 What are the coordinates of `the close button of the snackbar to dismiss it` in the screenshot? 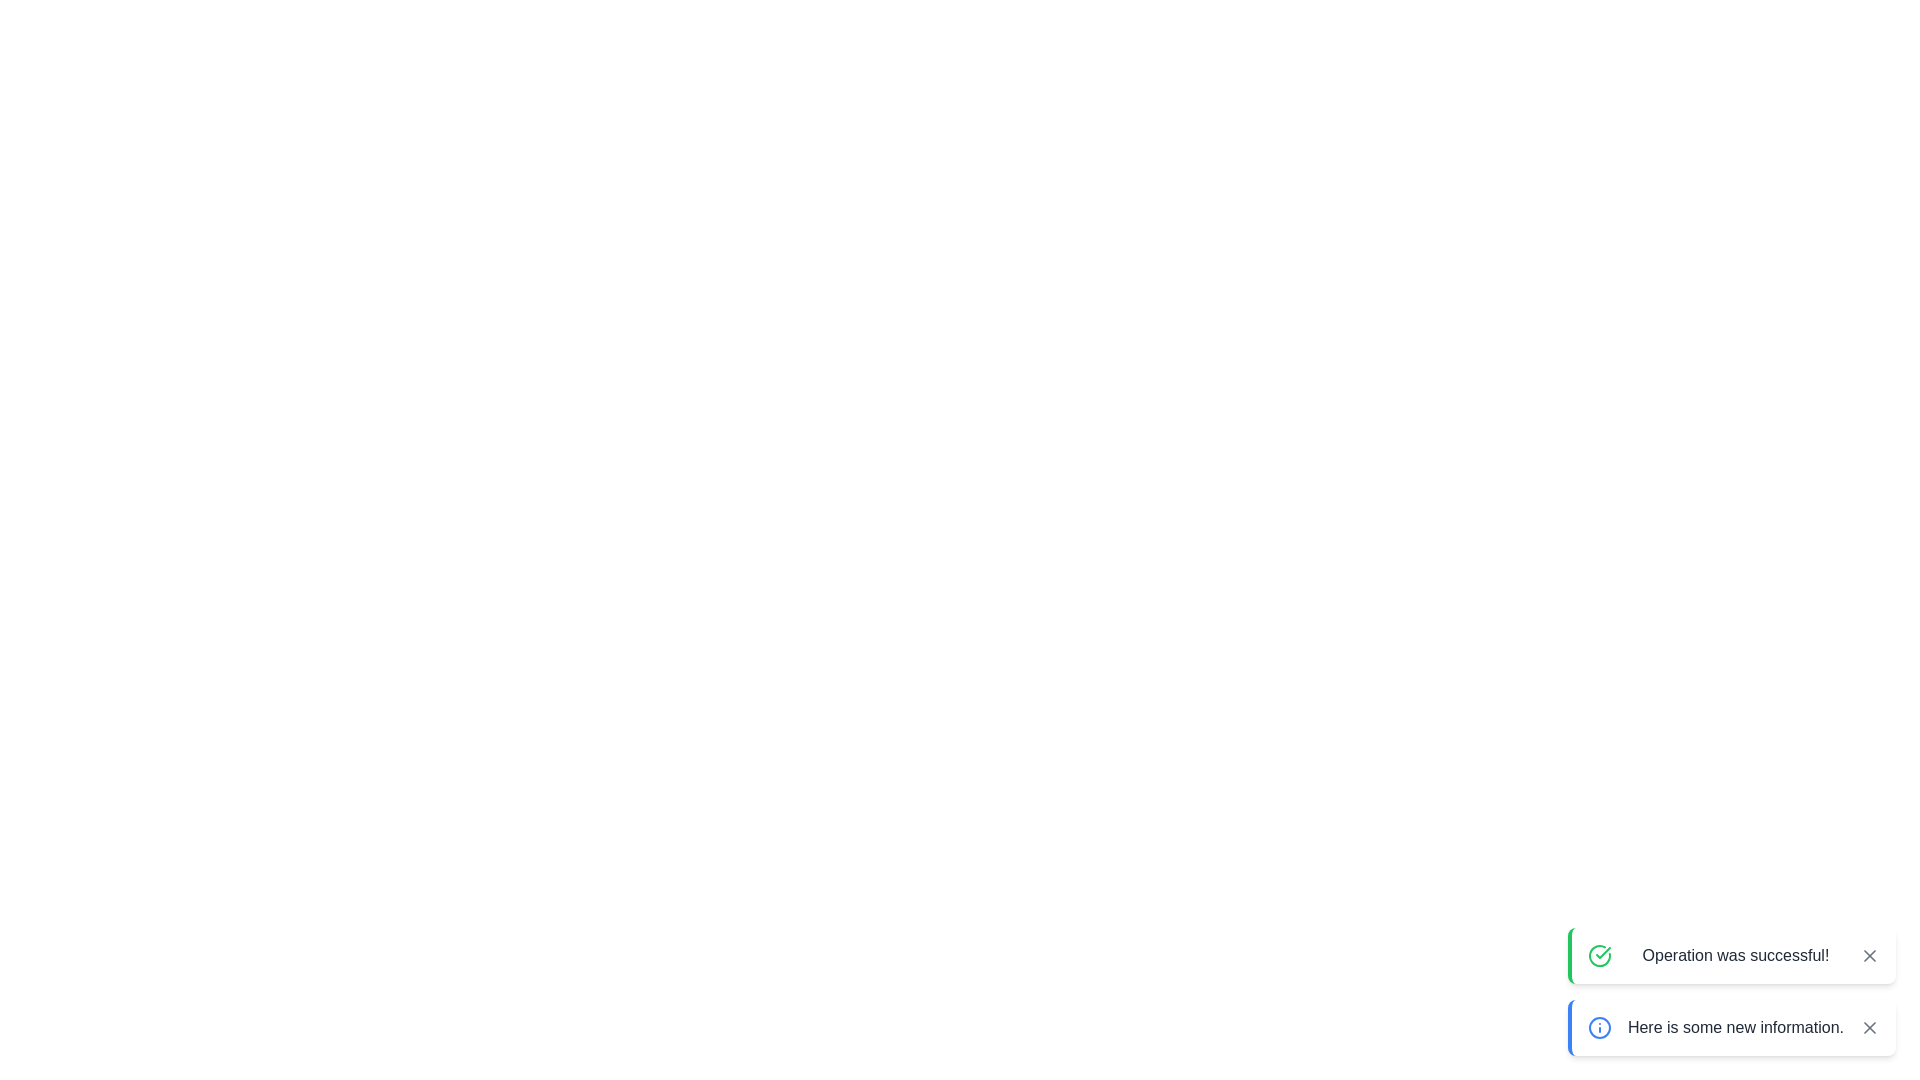 It's located at (1869, 955).